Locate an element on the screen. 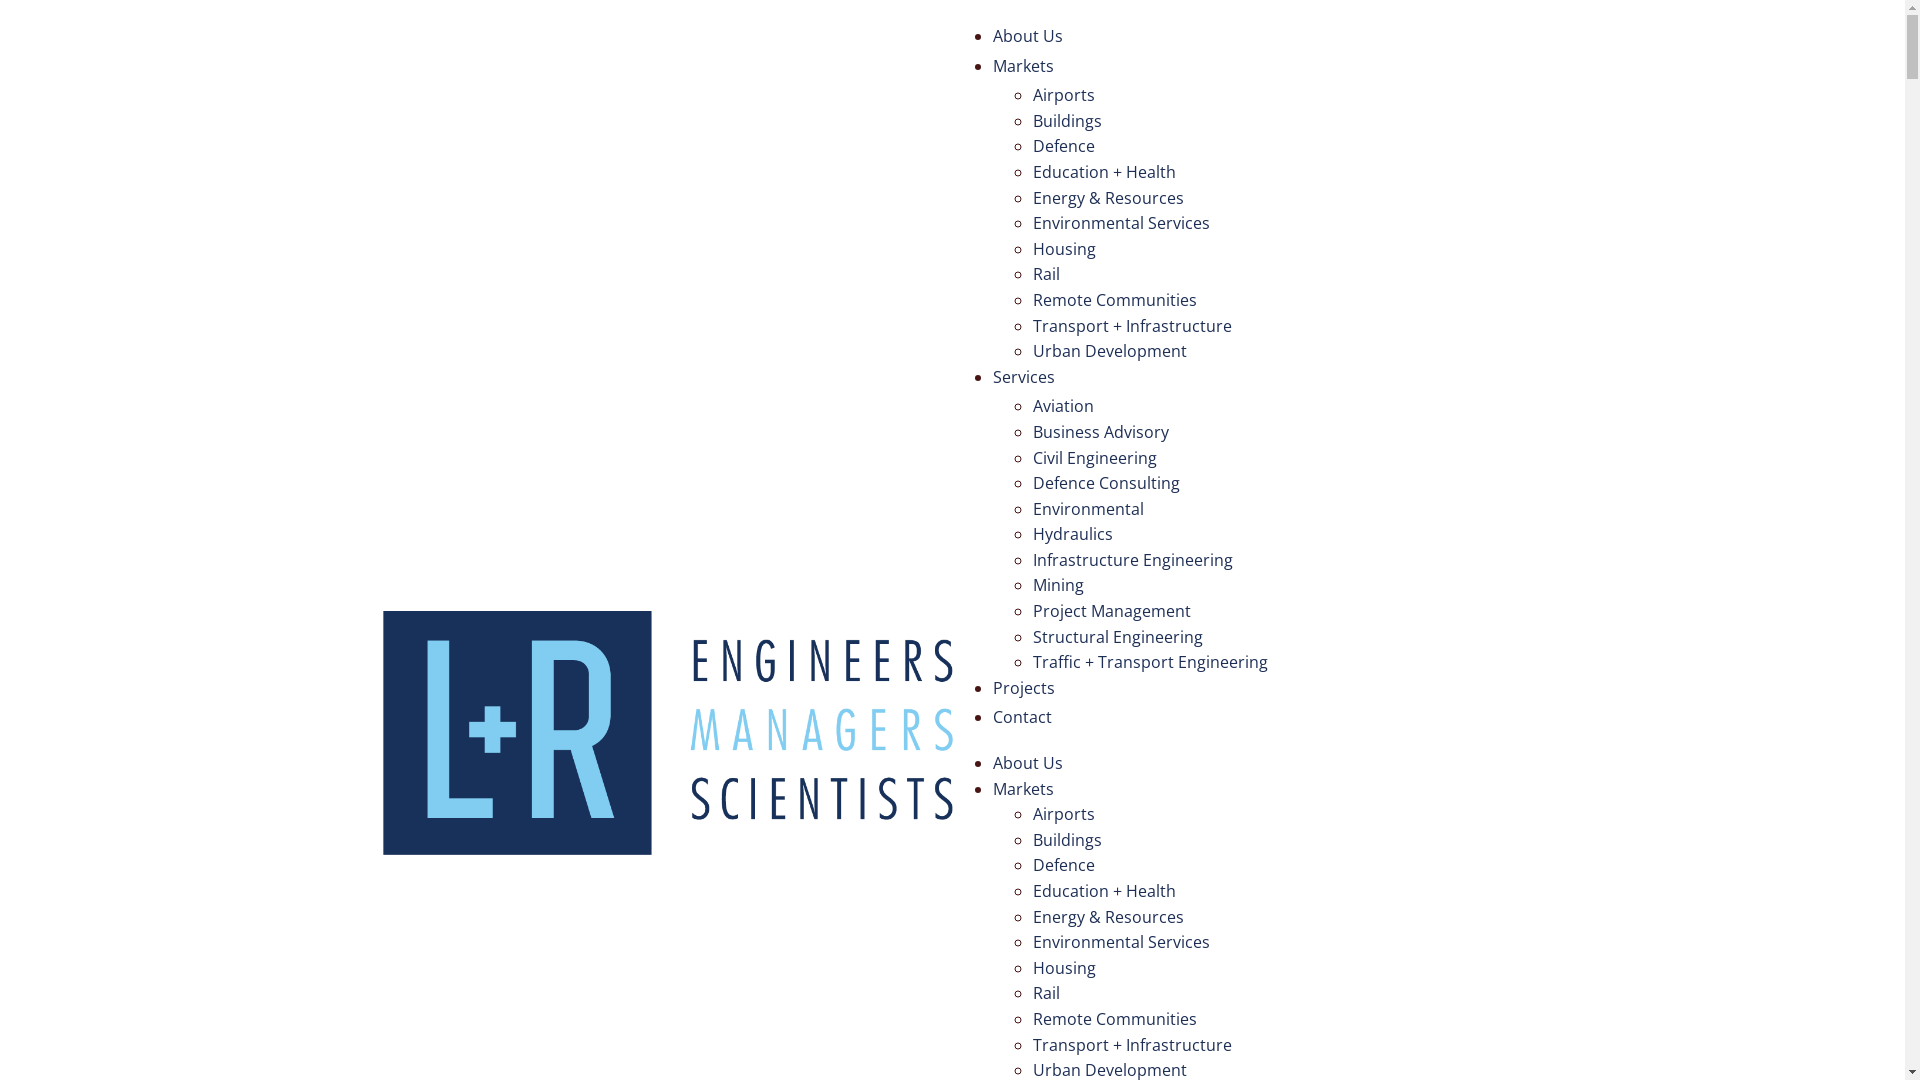 Image resolution: width=1920 pixels, height=1080 pixels. 'Energy & Resources' is located at coordinates (1106, 917).